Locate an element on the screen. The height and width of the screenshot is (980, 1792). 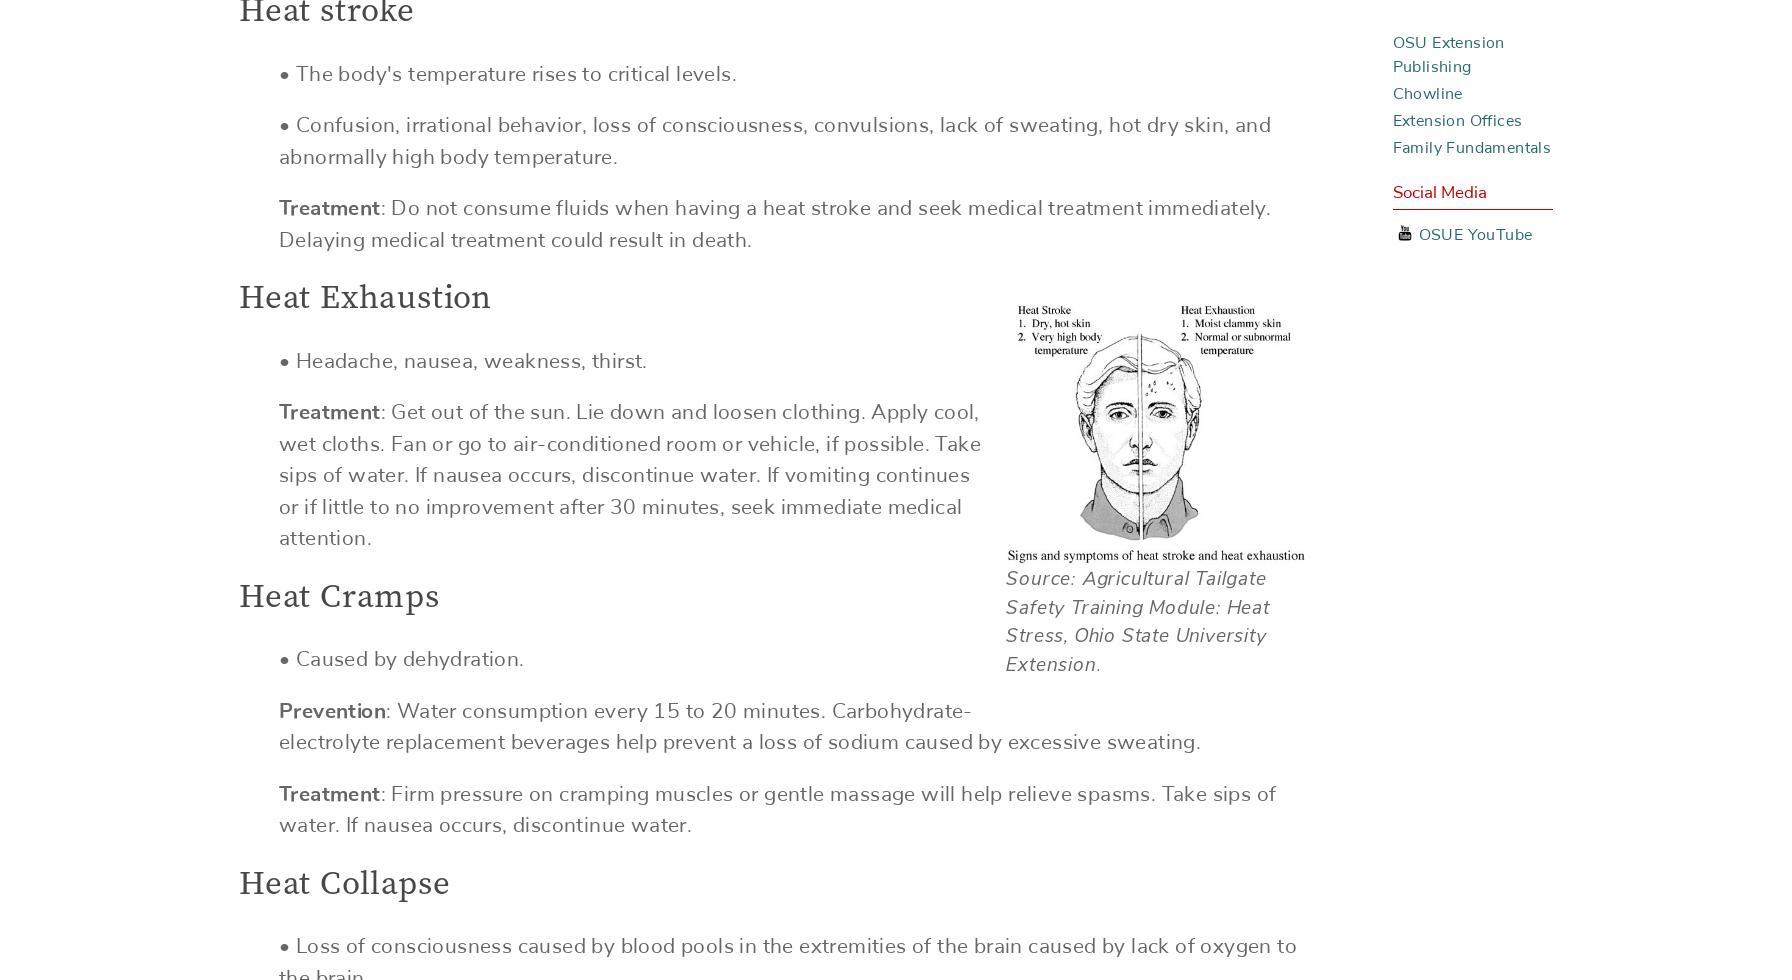
'• Caused by dehydration.' is located at coordinates (401, 659).